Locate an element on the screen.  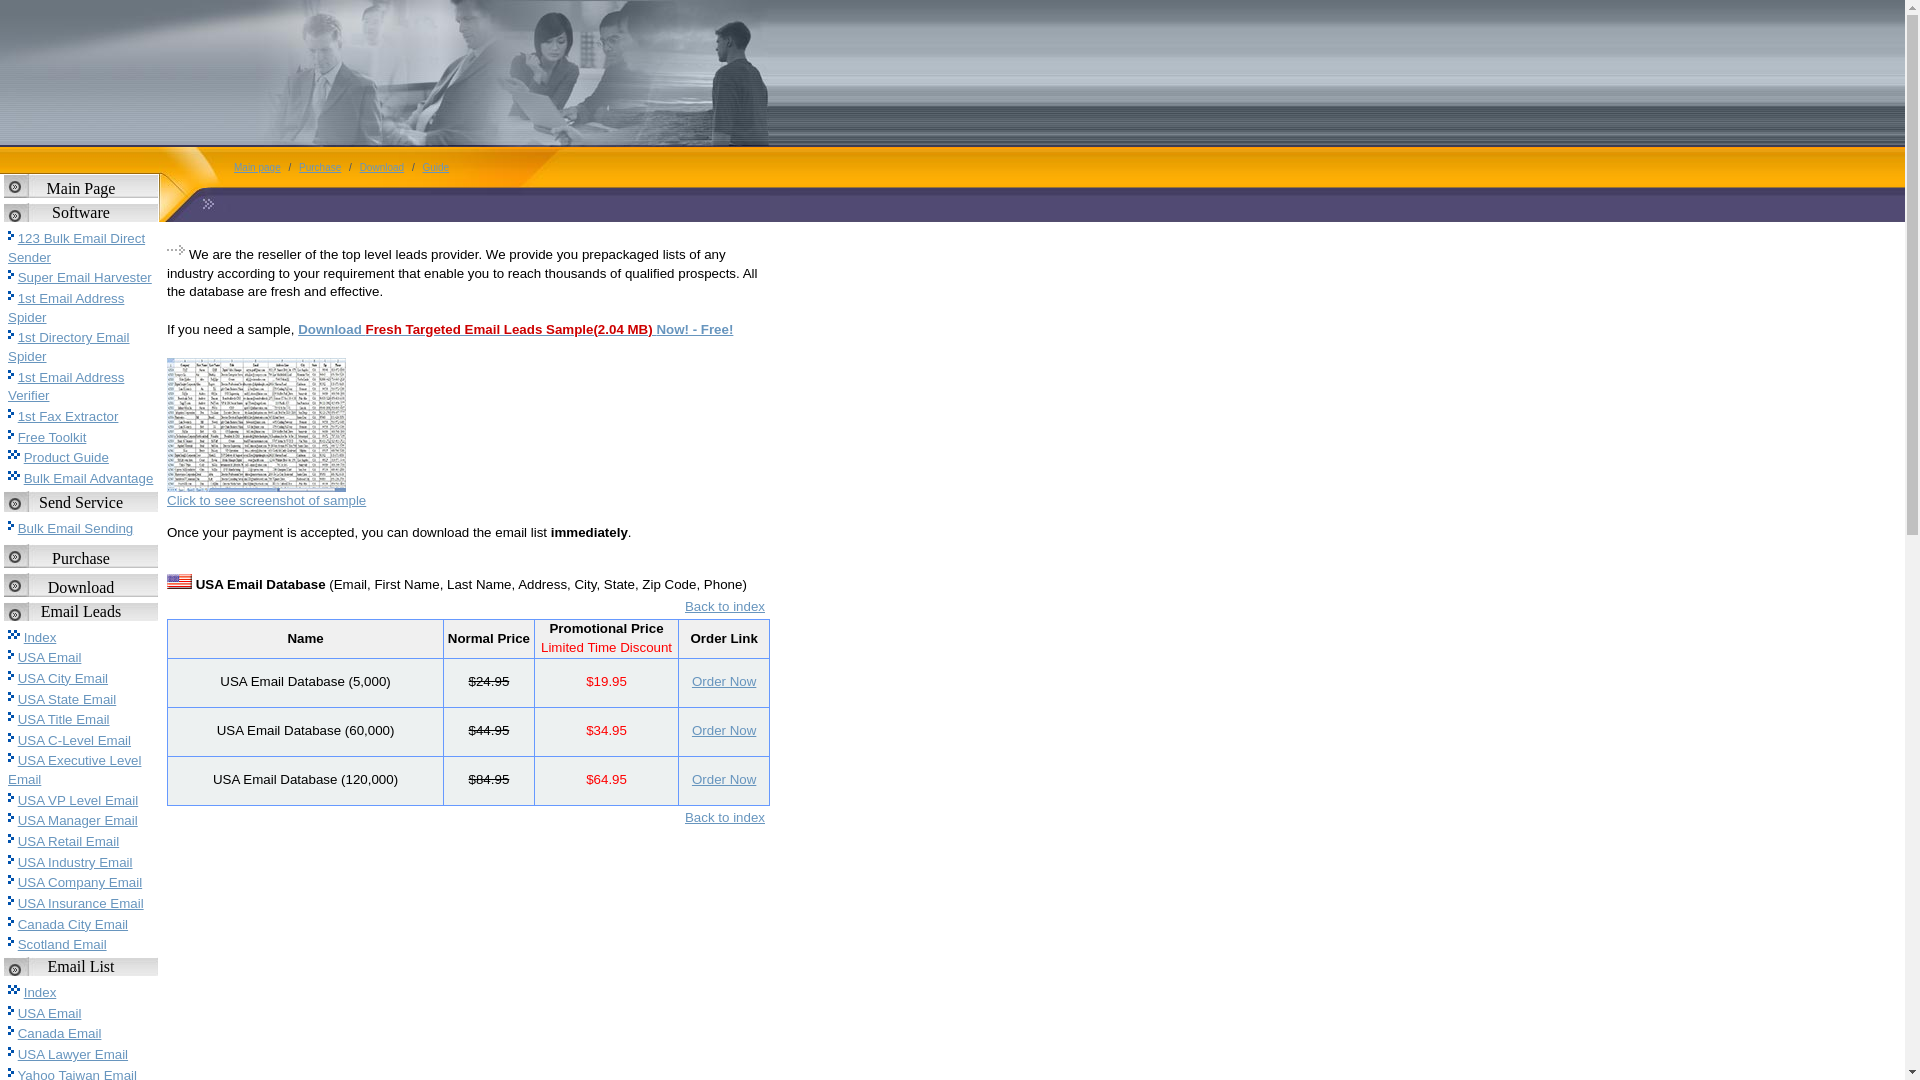
'1st Email Address Spider' is located at coordinates (66, 308).